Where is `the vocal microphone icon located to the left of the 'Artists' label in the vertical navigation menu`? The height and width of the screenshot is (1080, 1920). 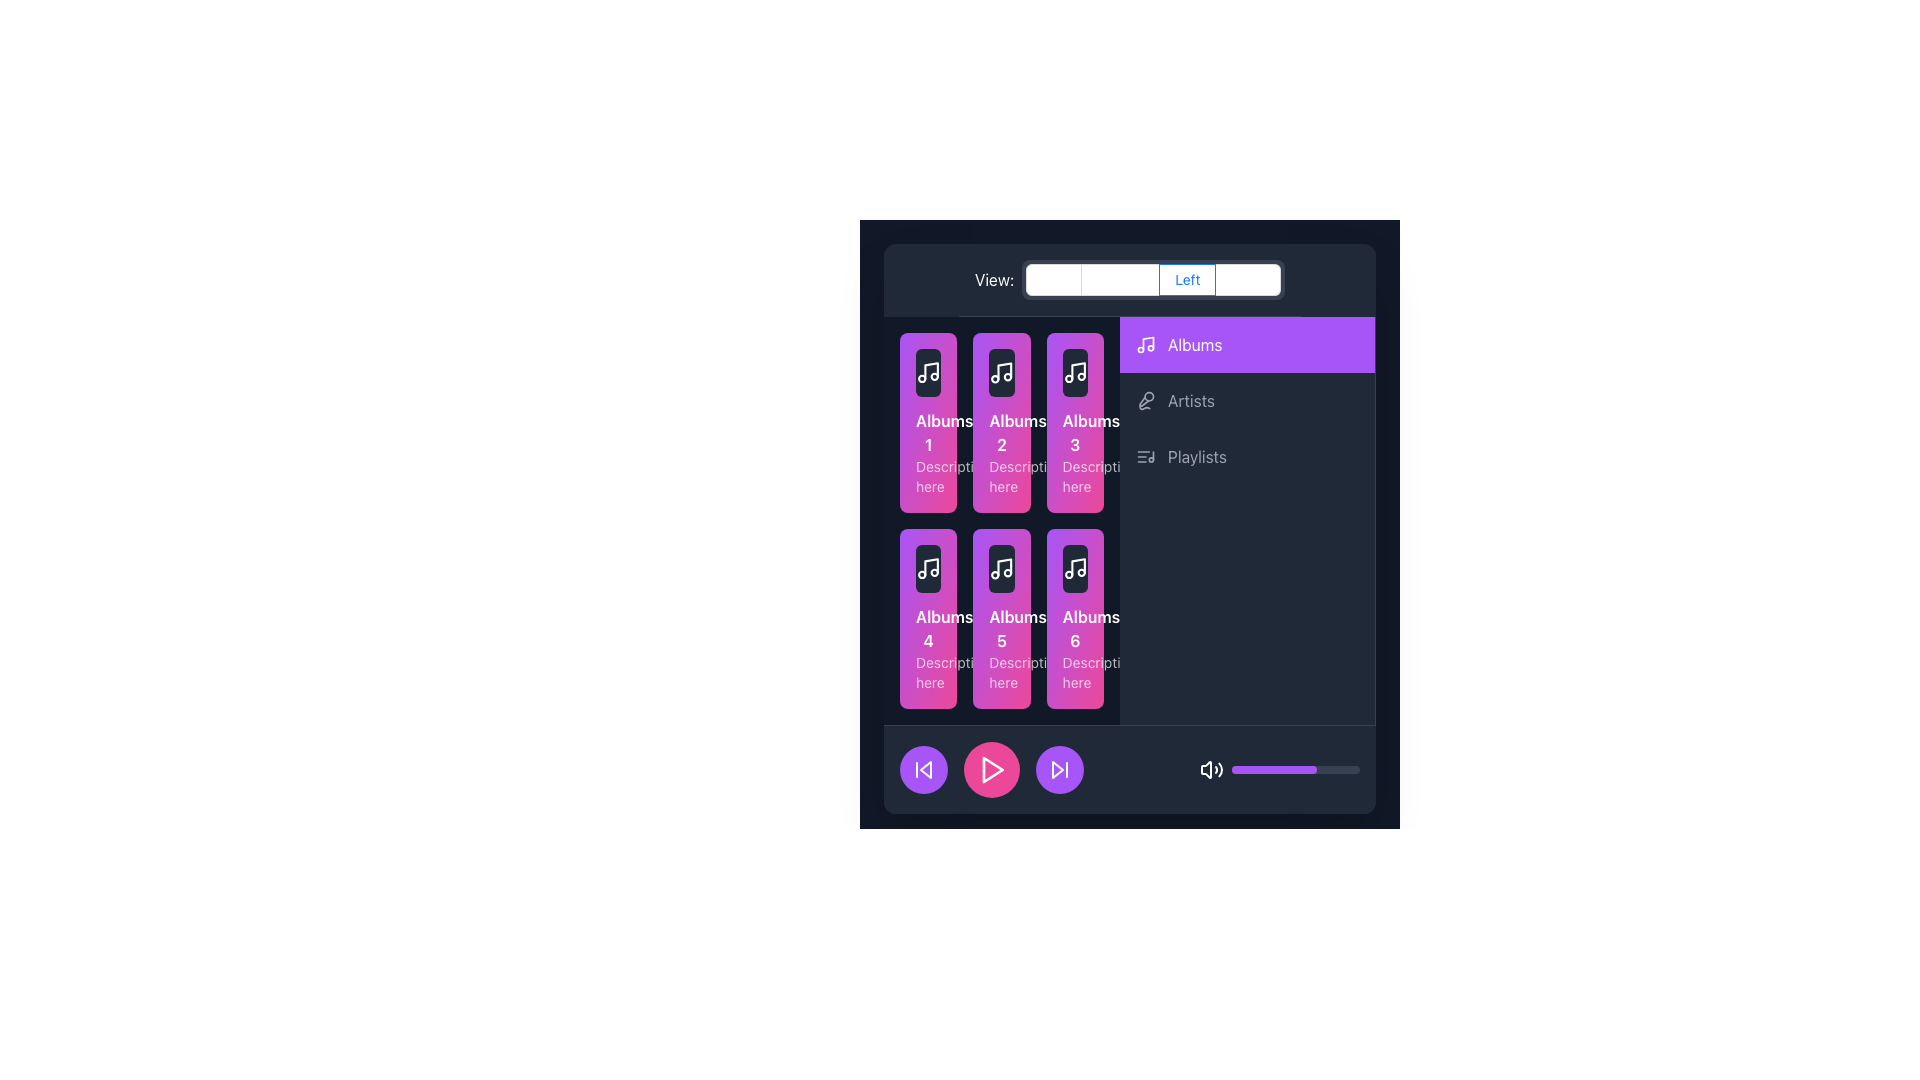 the vocal microphone icon located to the left of the 'Artists' label in the vertical navigation menu is located at coordinates (1146, 401).